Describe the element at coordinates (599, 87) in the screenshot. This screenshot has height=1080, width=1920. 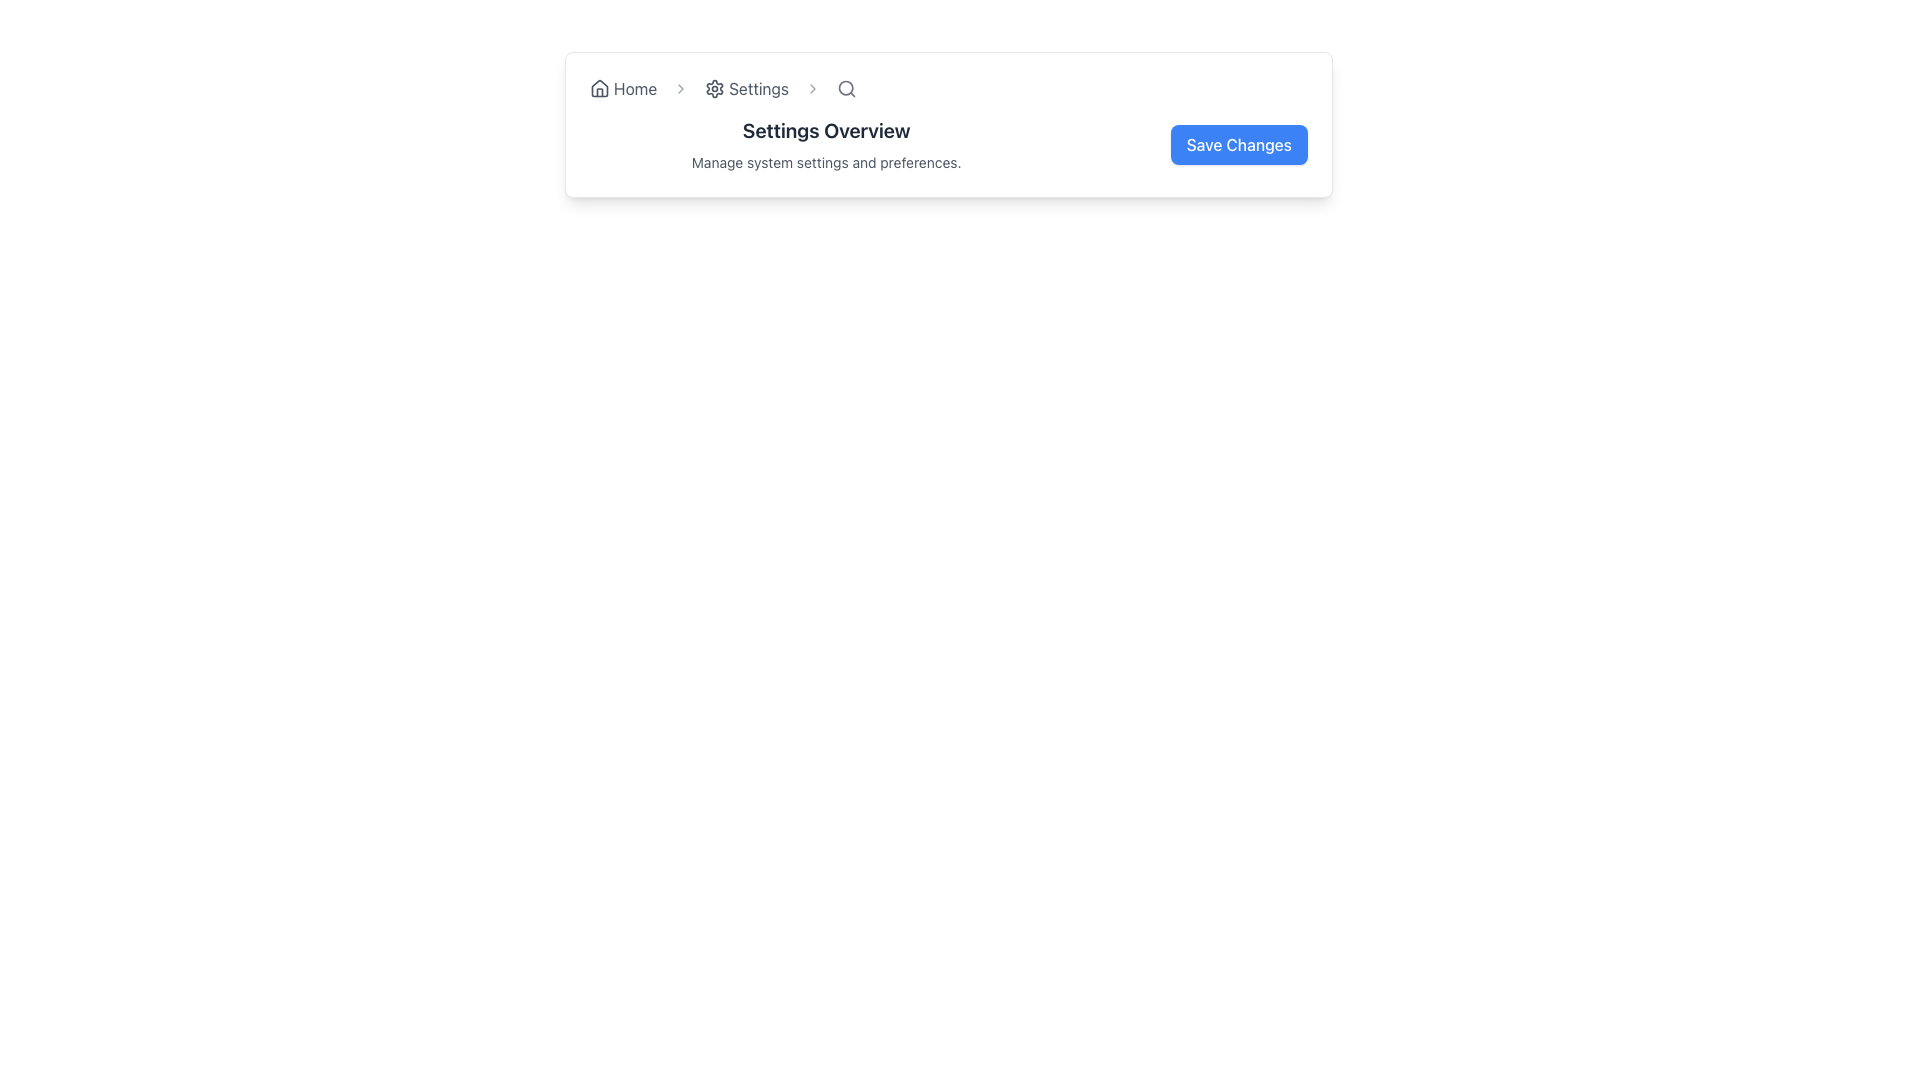
I see `the house icon SVG element adjacent to the 'Home' text in the breadcrumb navigation bar` at that location.